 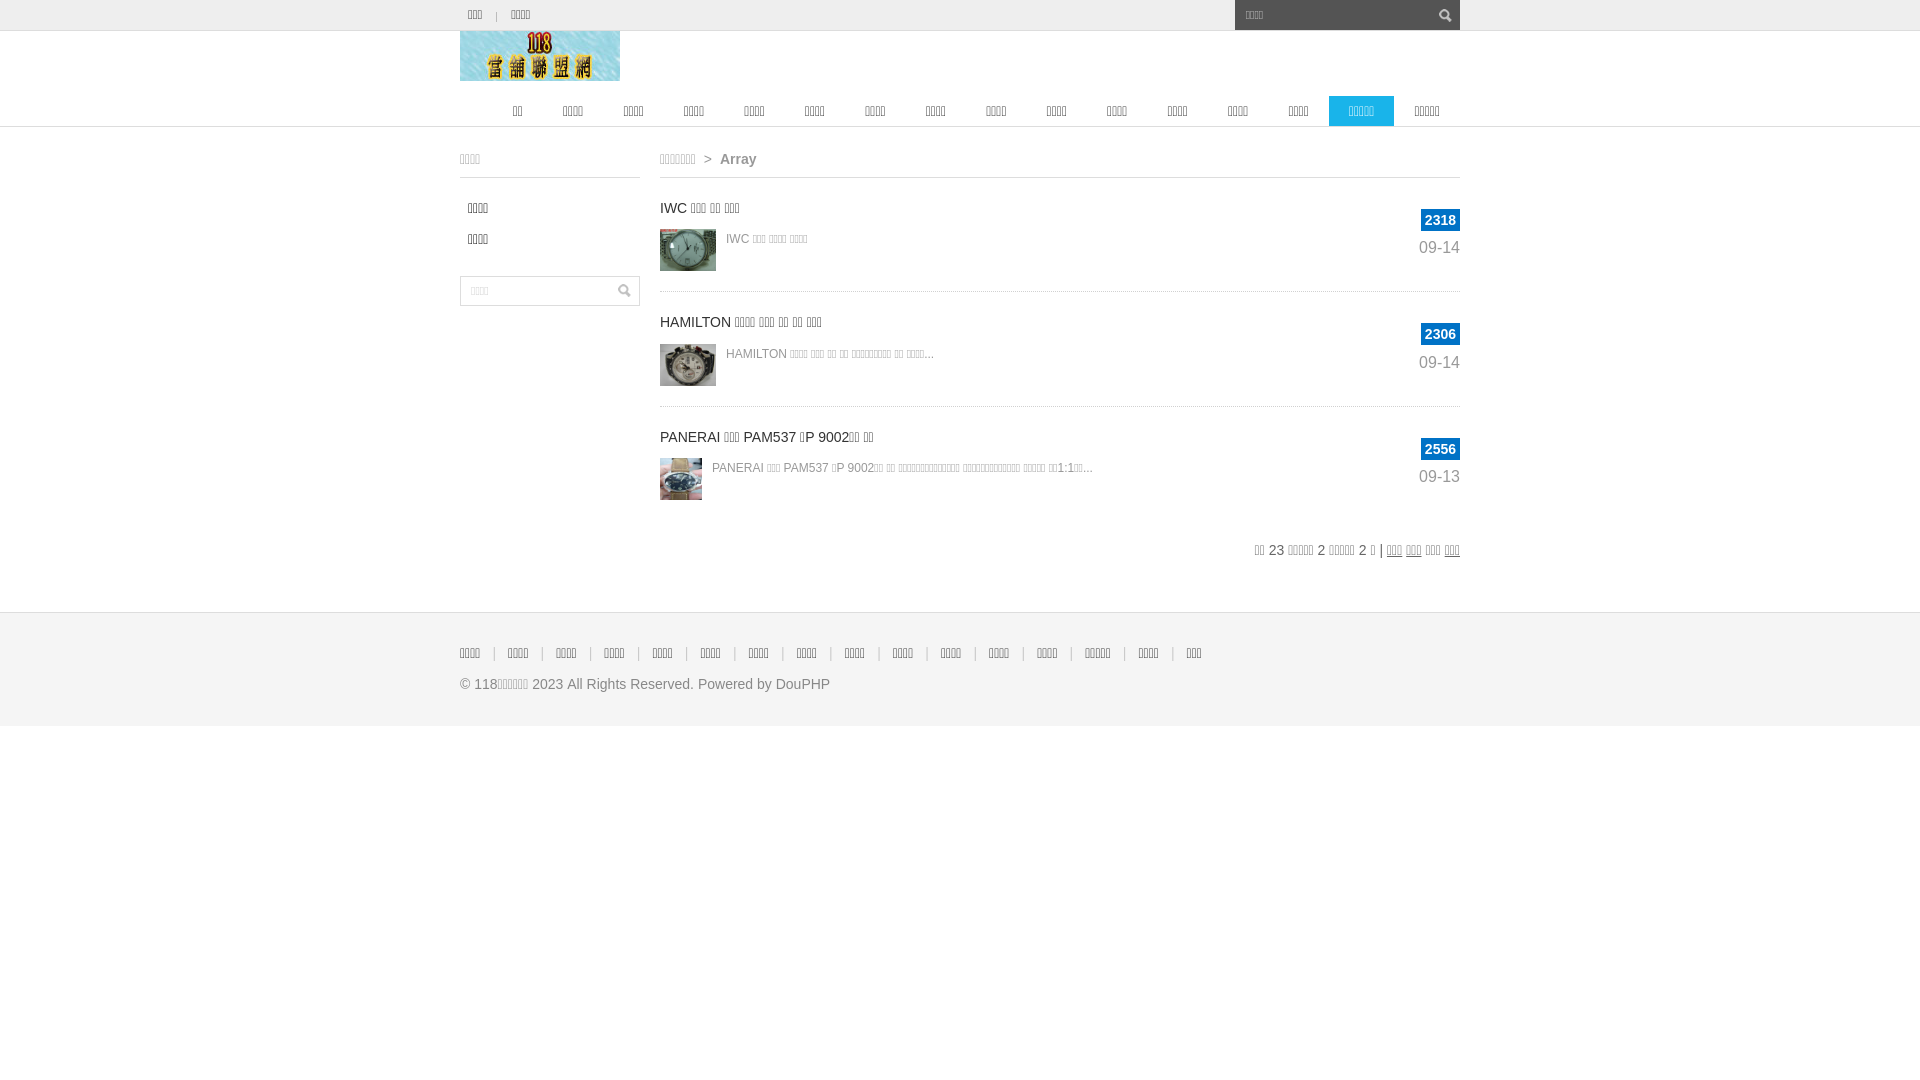 I want to click on 'Powered by DouPHP', so click(x=762, y=682).